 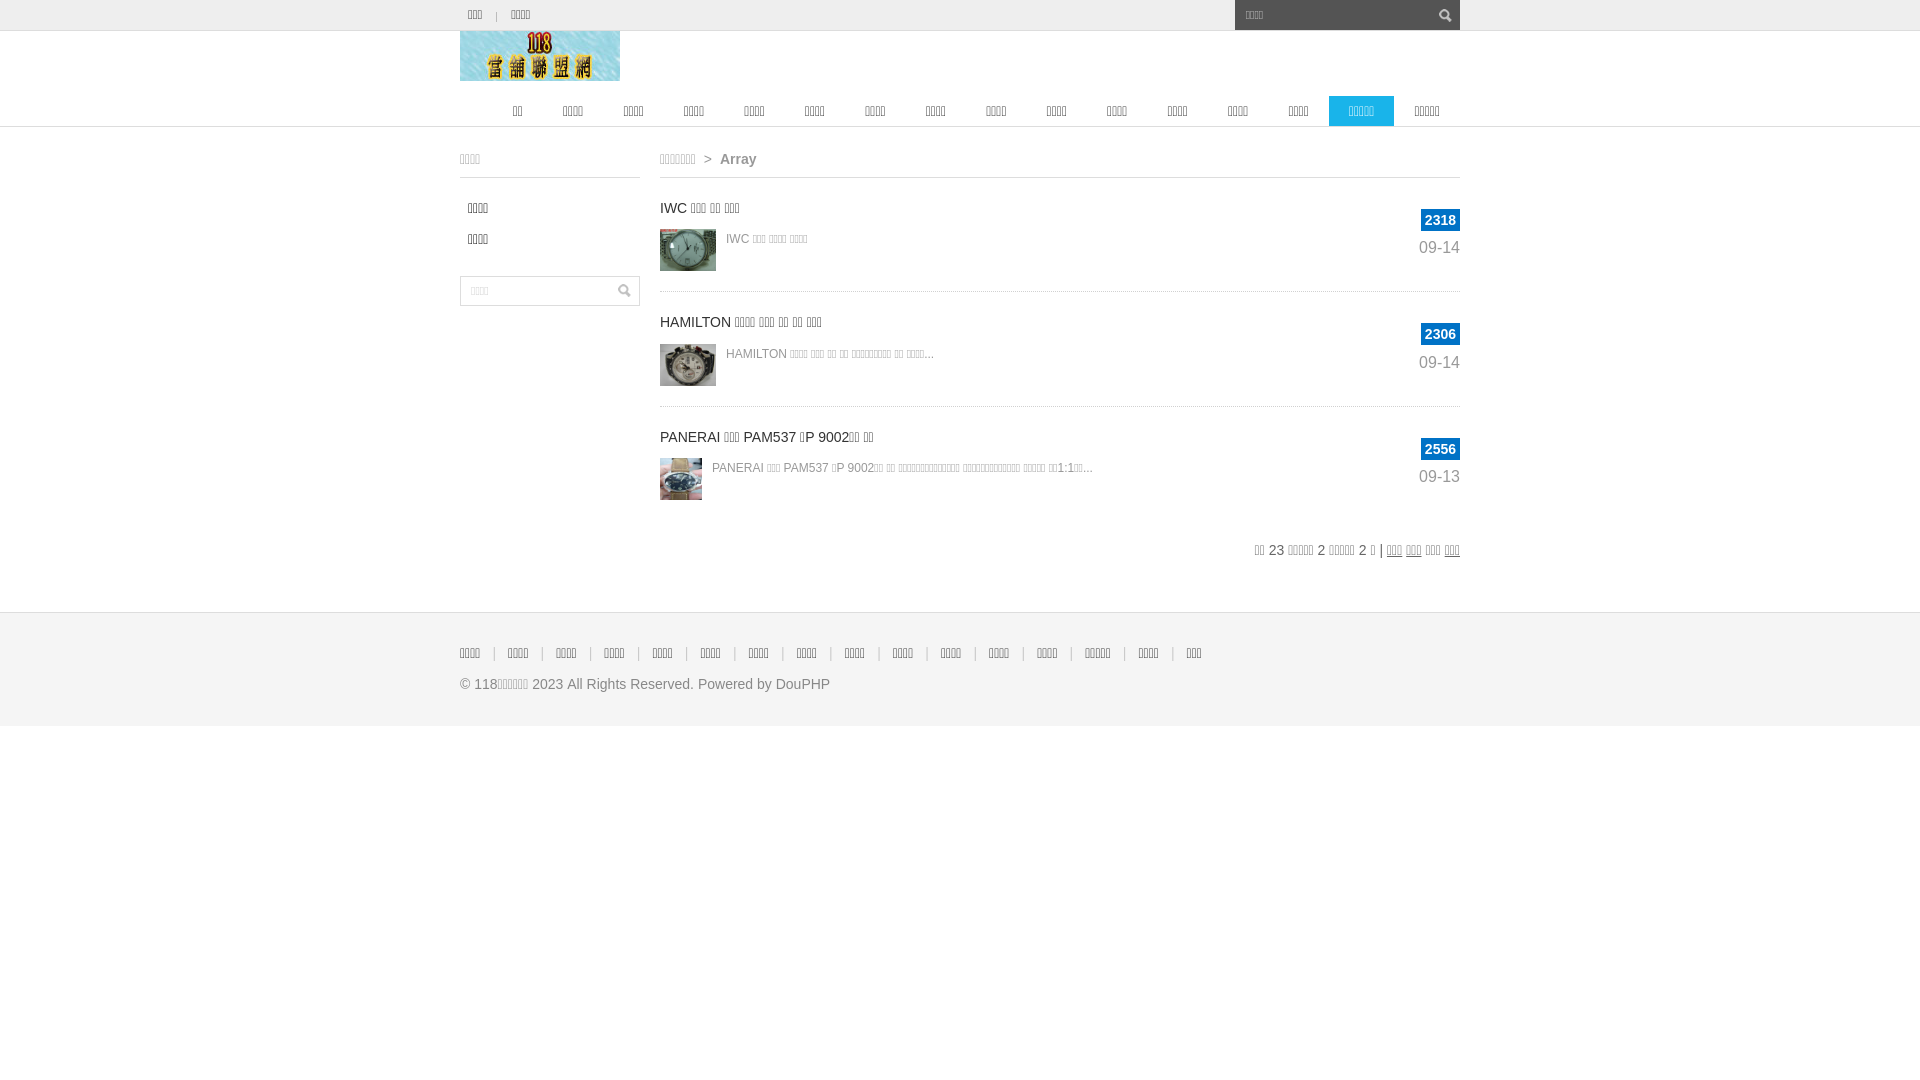 I want to click on 'Powered by DouPHP', so click(x=762, y=682).